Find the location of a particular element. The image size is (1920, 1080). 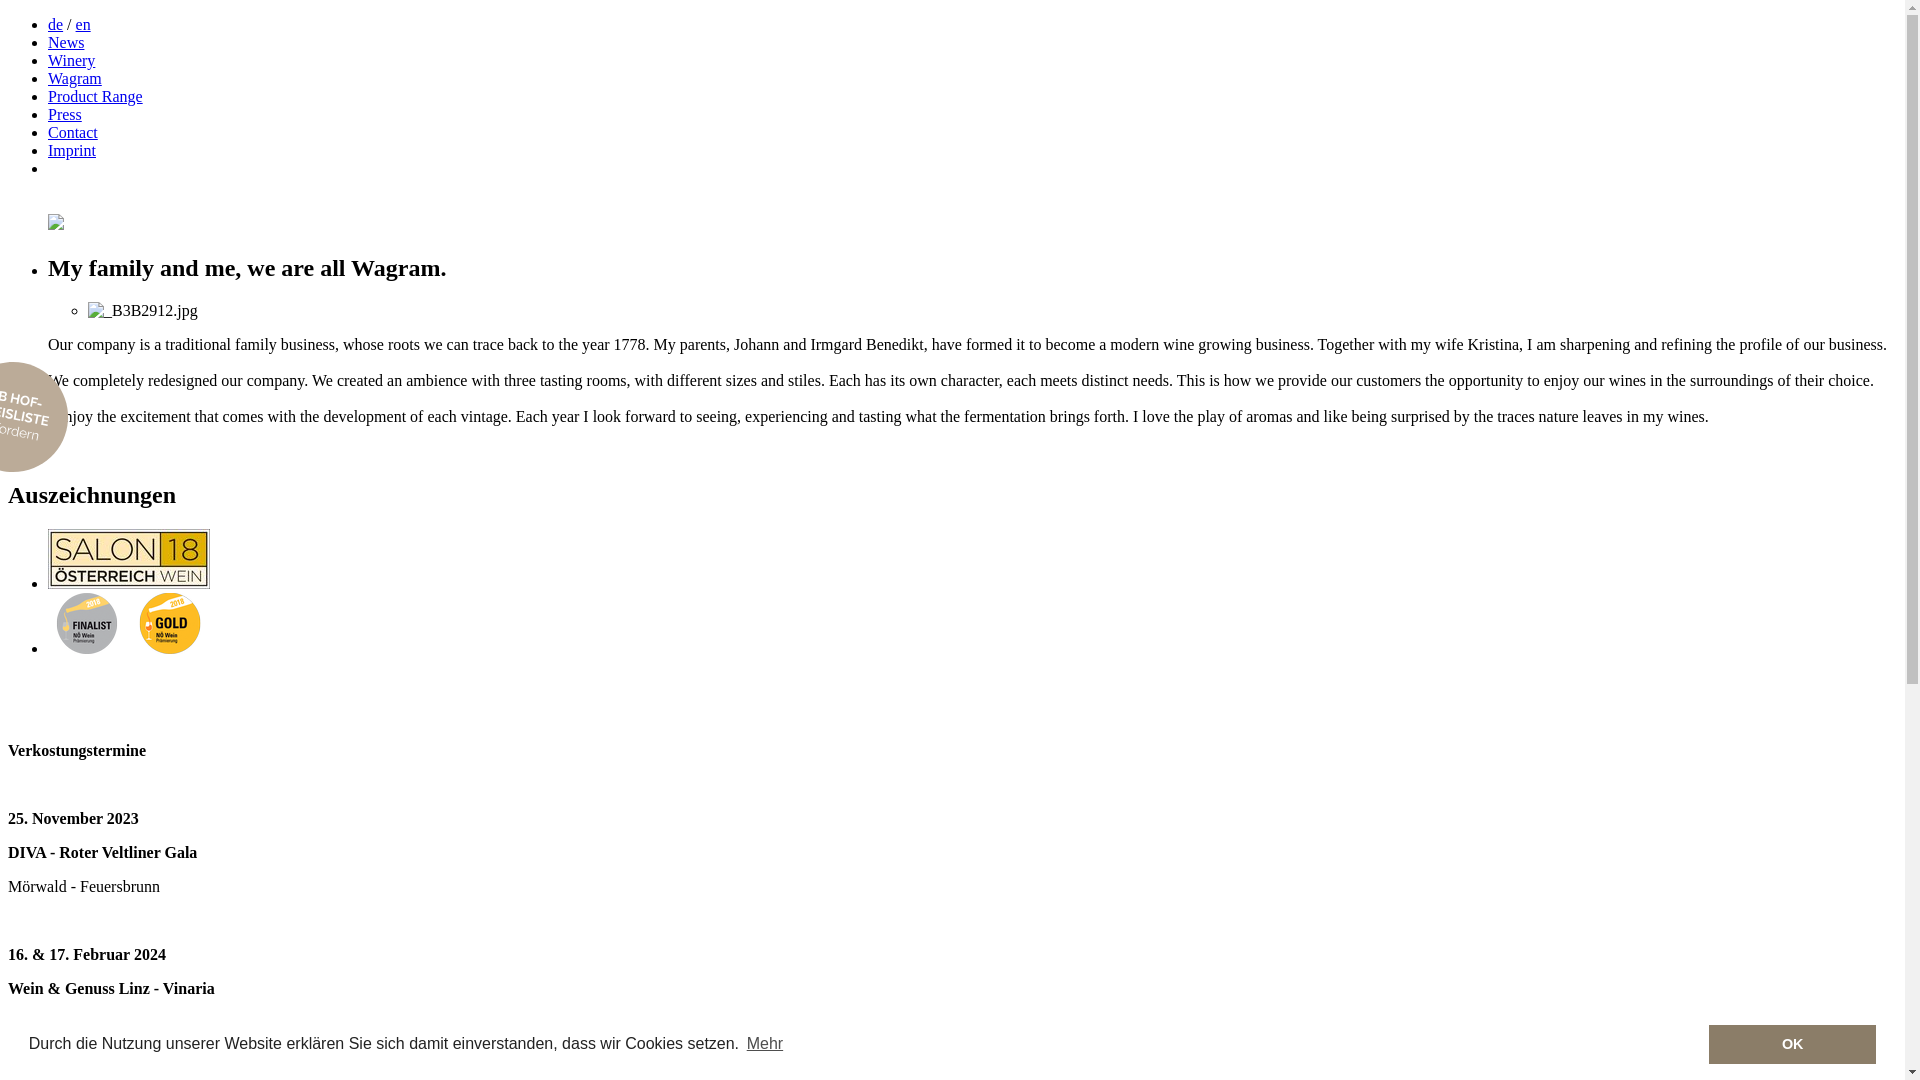

'Mehr' is located at coordinates (764, 1043).